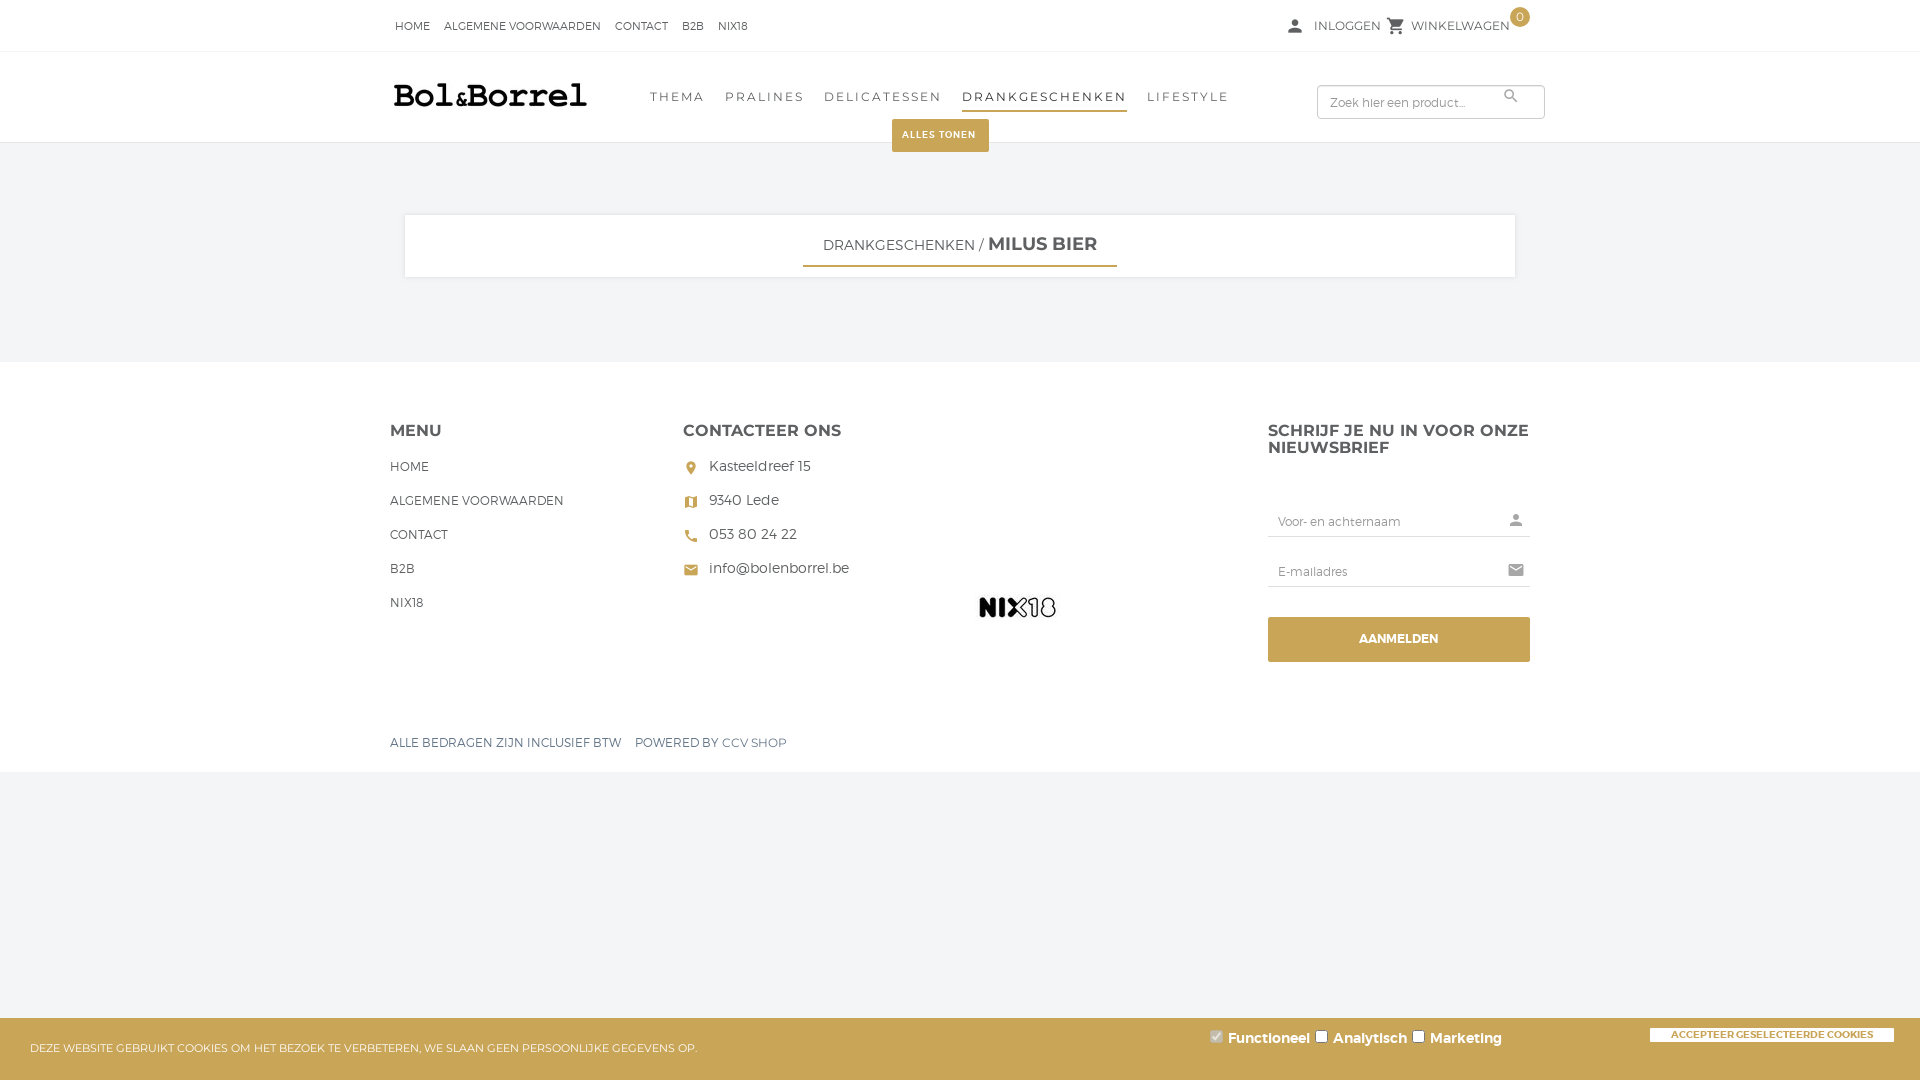 The width and height of the screenshot is (1920, 1080). Describe the element at coordinates (1188, 99) in the screenshot. I see `'LIFESTYLE'` at that location.